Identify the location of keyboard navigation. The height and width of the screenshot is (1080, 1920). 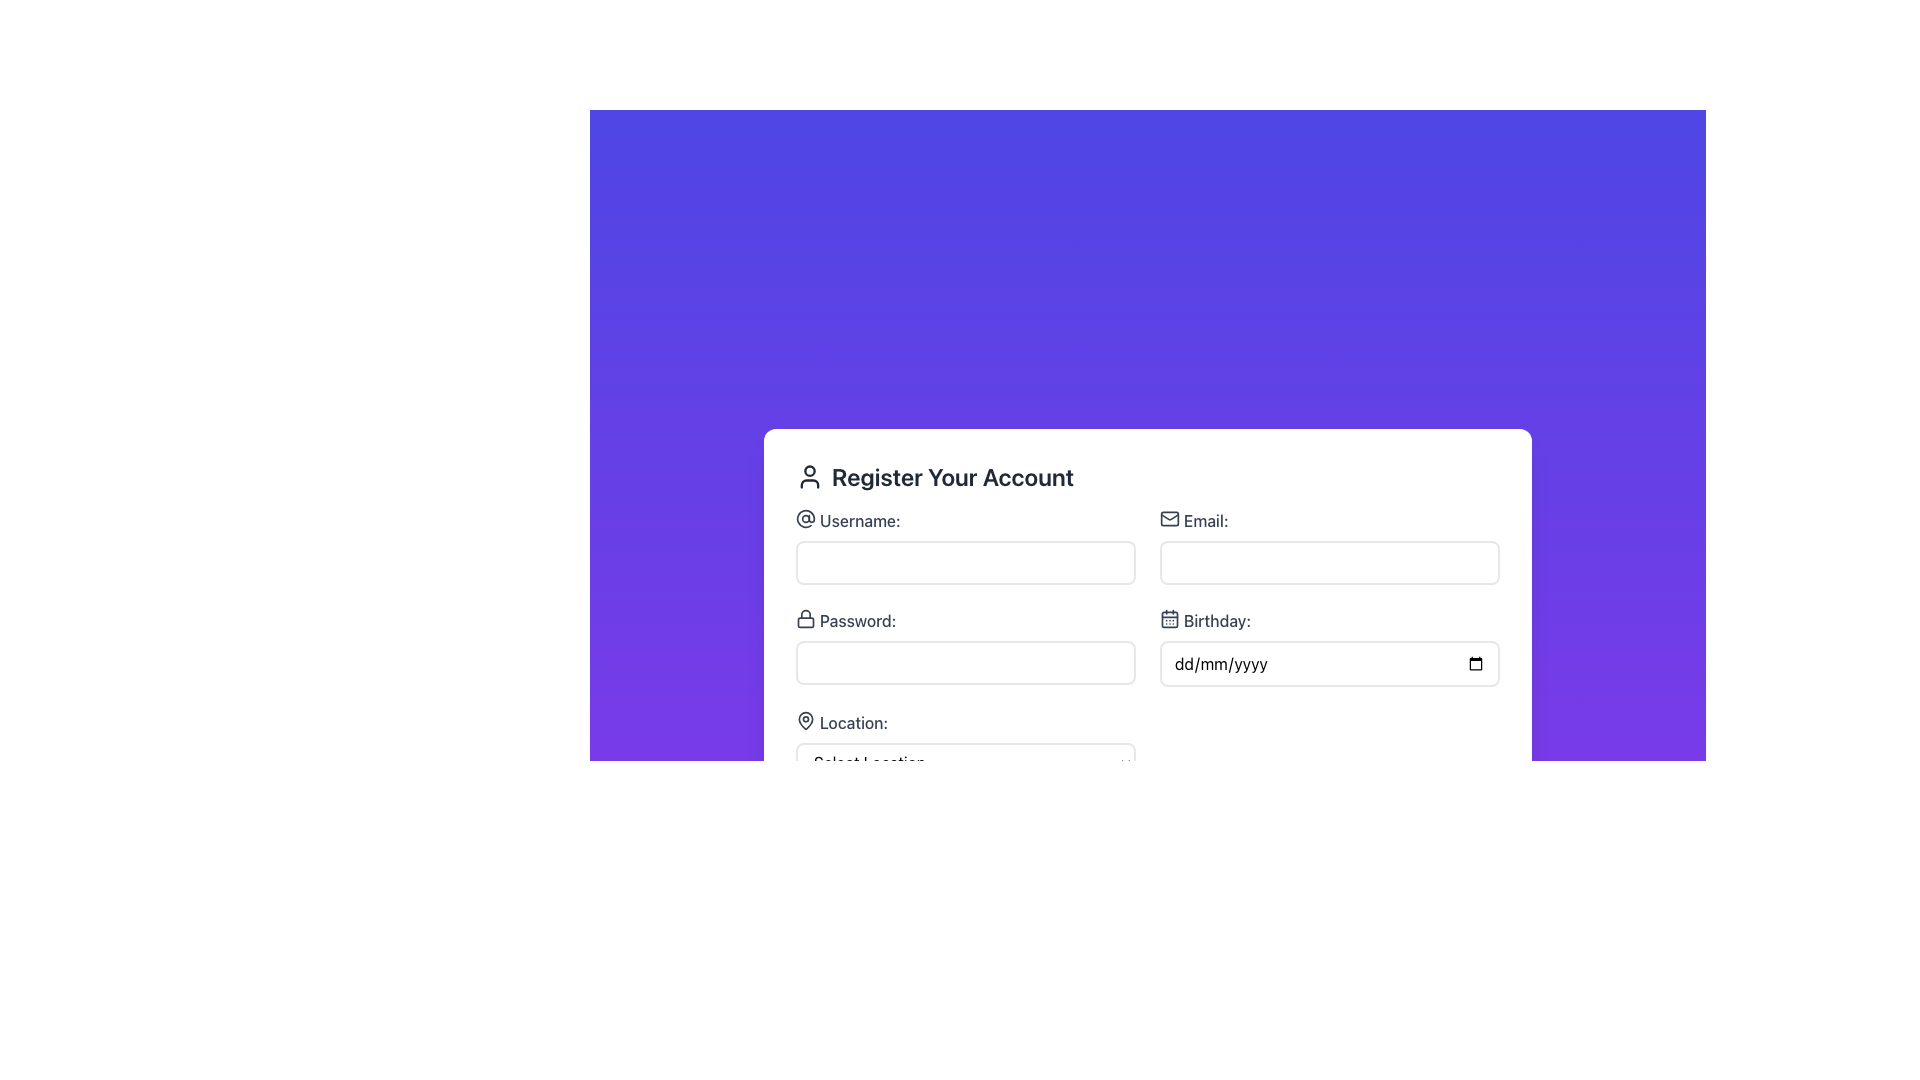
(1329, 663).